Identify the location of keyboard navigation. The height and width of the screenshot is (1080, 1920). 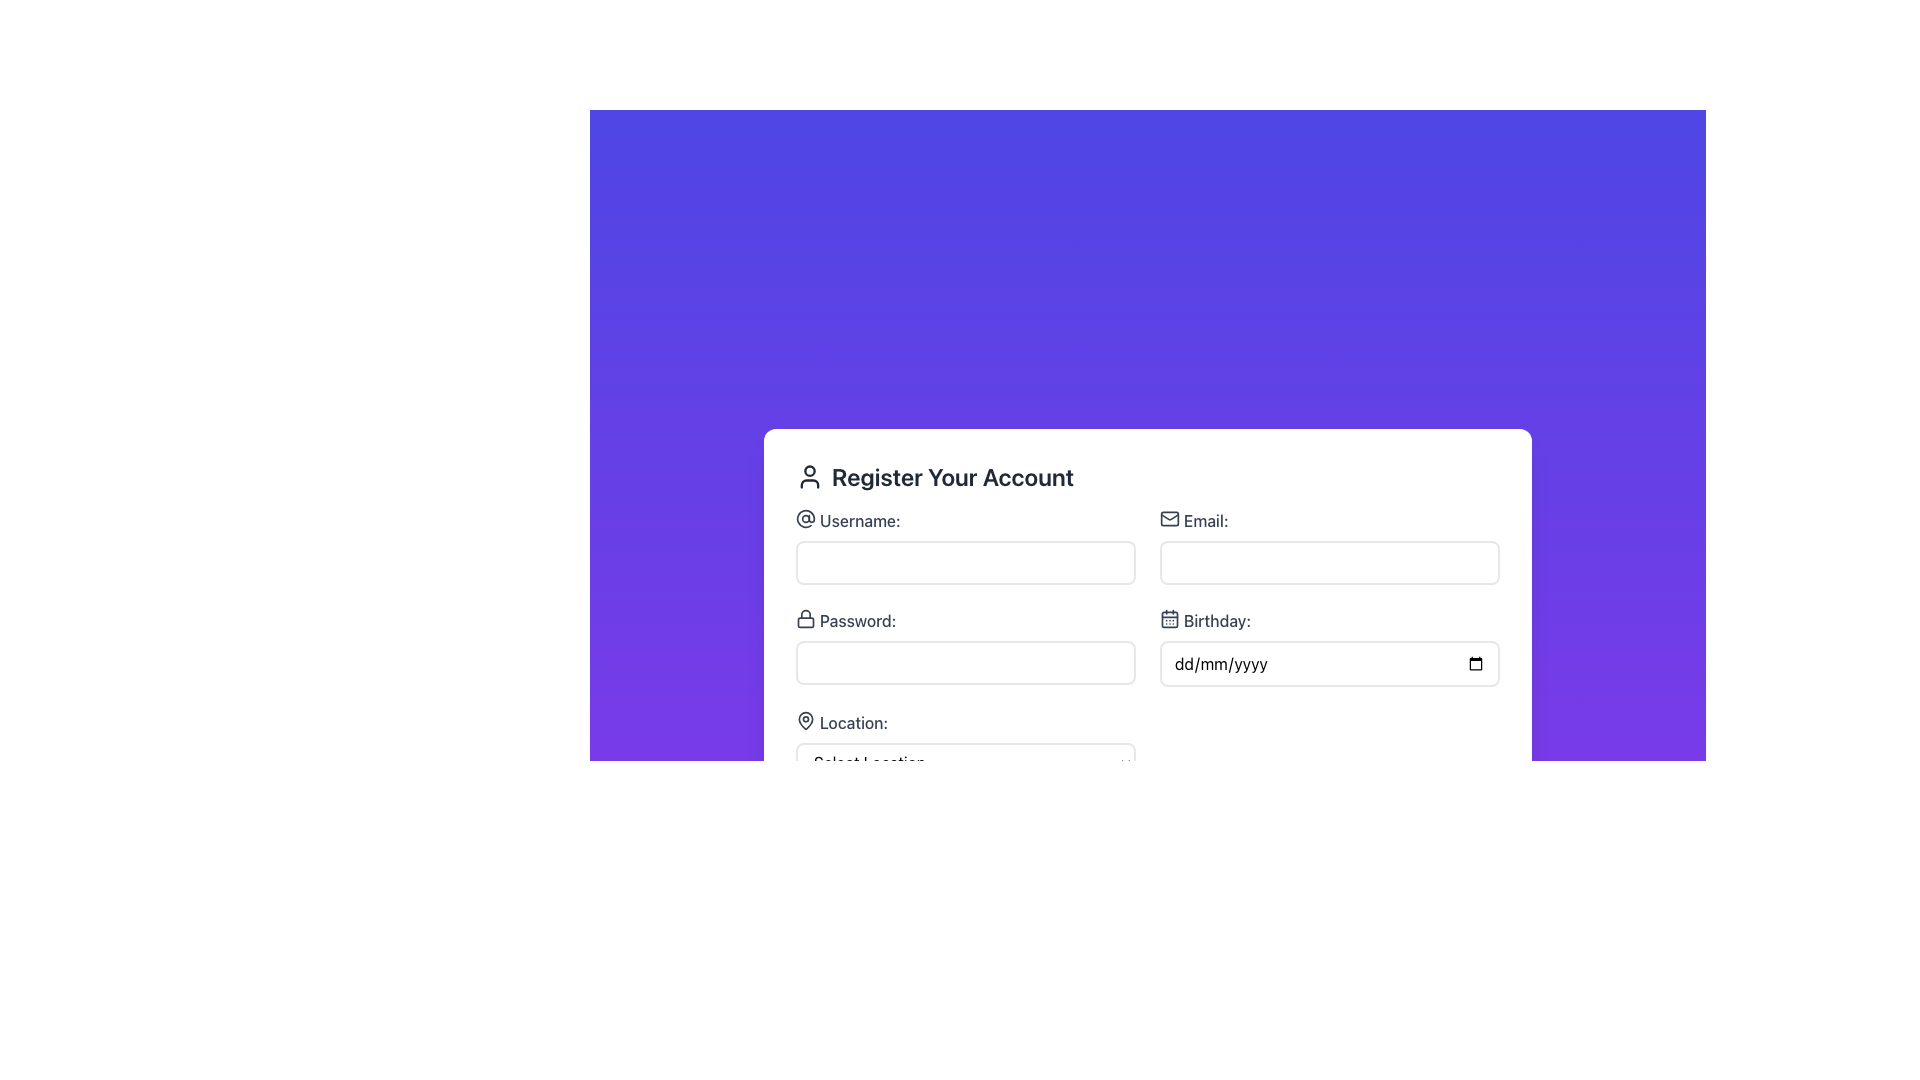
(1329, 663).